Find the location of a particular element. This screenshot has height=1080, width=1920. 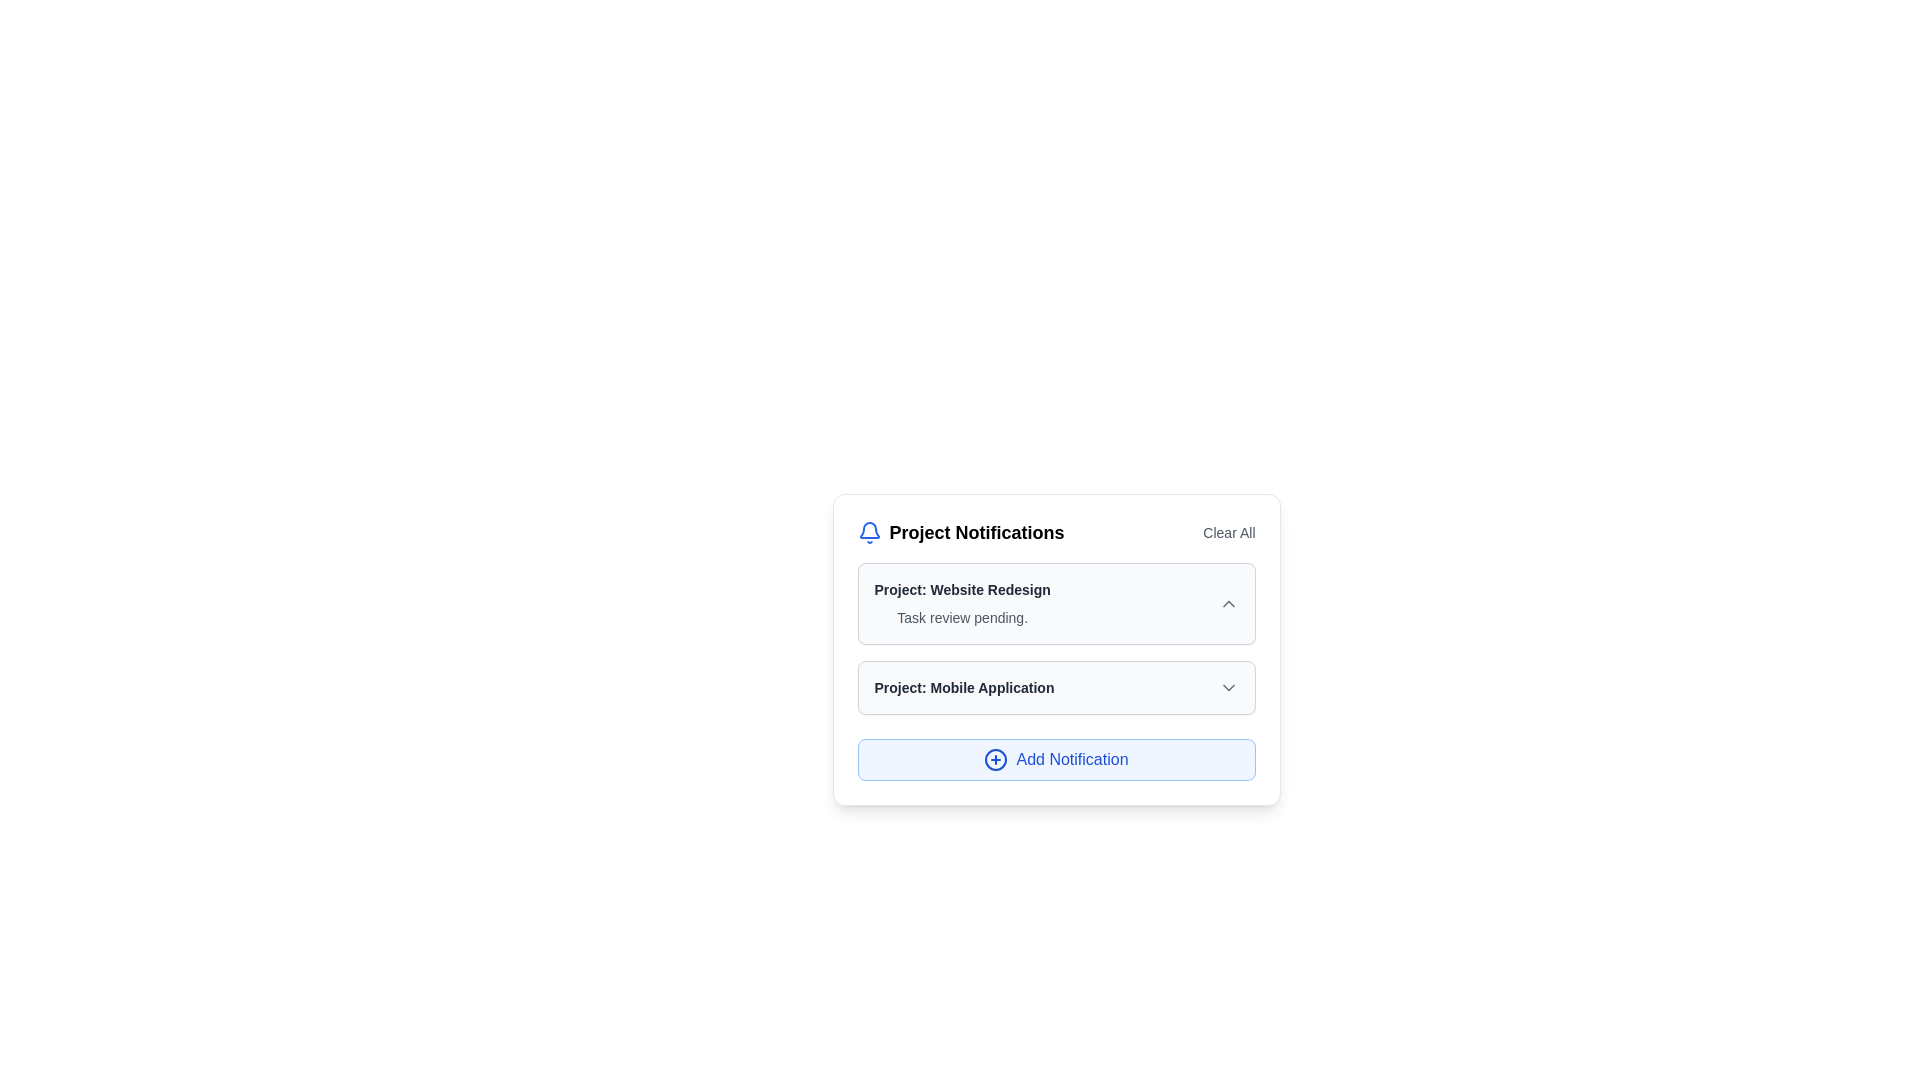

the downward-pointing chevron icon of the Dropdown toggle button associated with 'Project: Mobile Application' to change its color is located at coordinates (1227, 686).